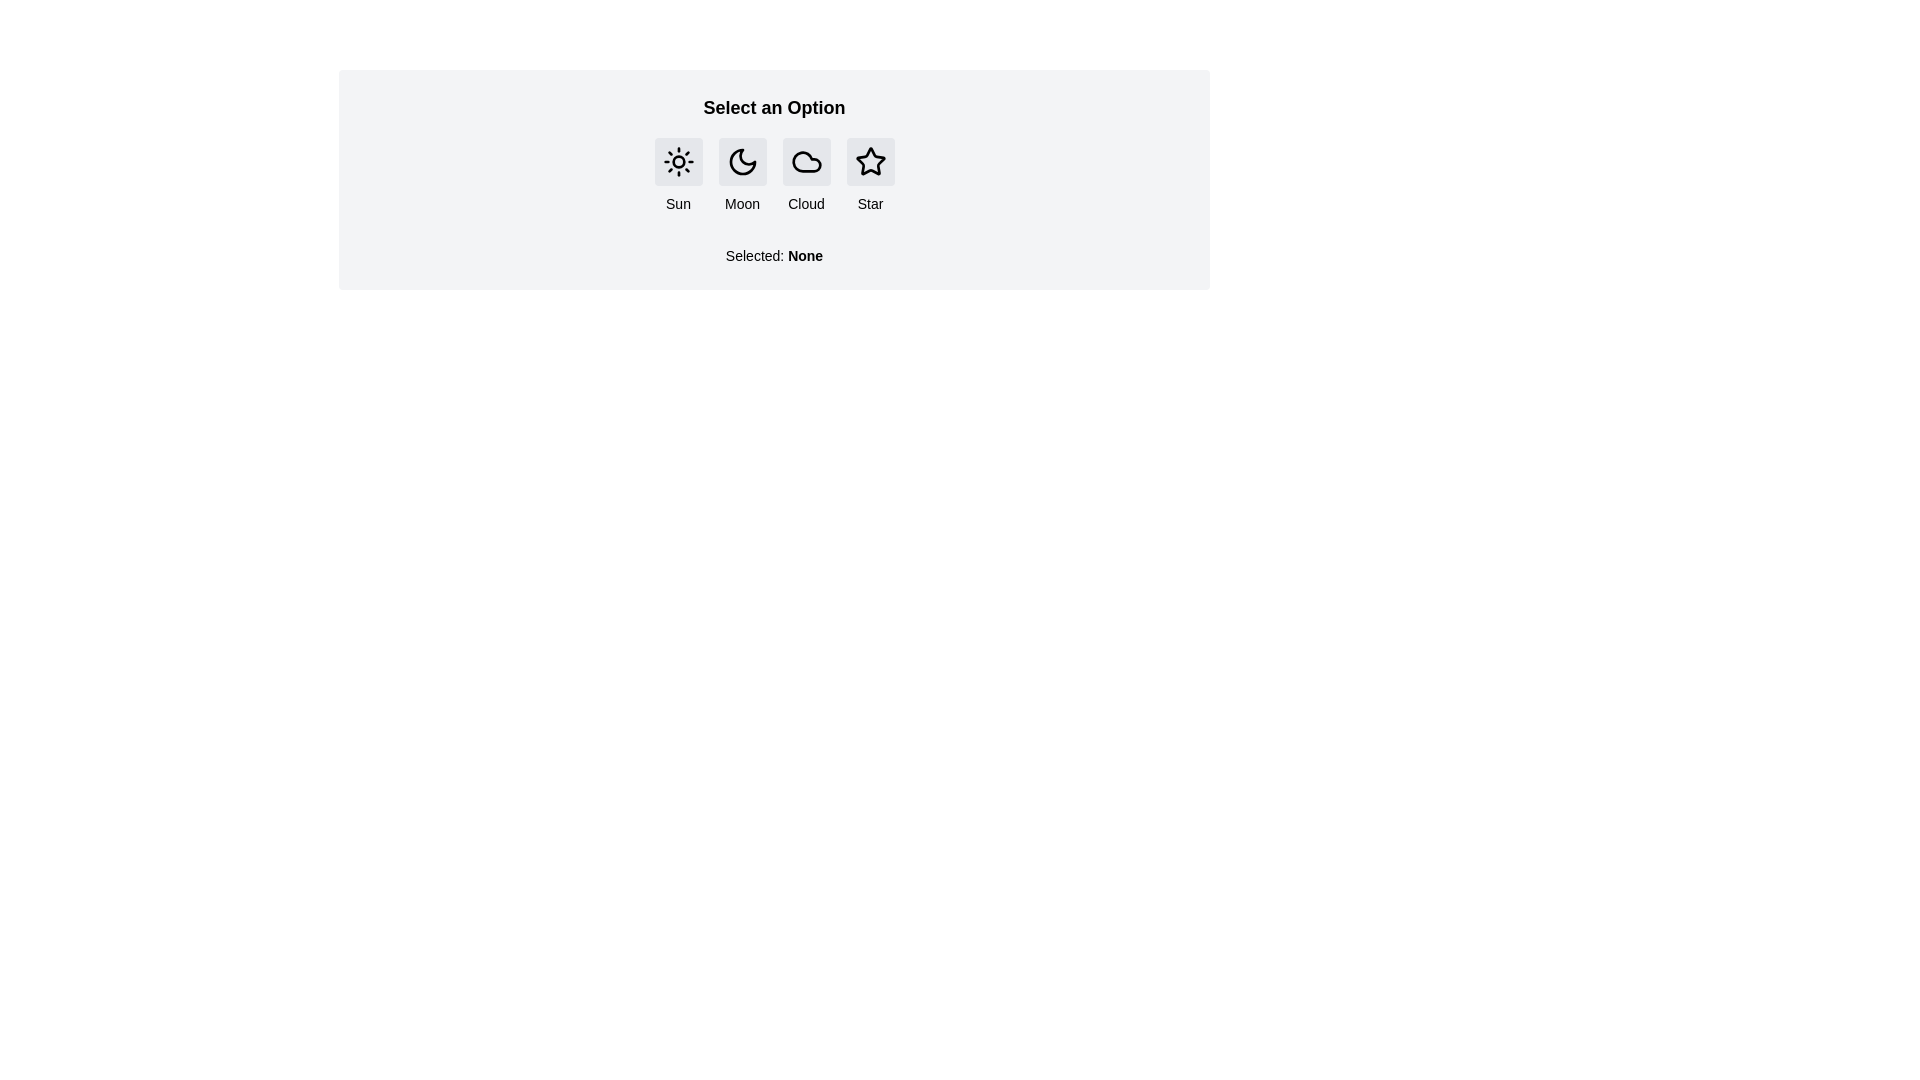 The width and height of the screenshot is (1920, 1080). What do you see at coordinates (741, 161) in the screenshot?
I see `the selectable button for the 'Moon' option located in the second position from the left under the 'Select an Option' heading` at bounding box center [741, 161].